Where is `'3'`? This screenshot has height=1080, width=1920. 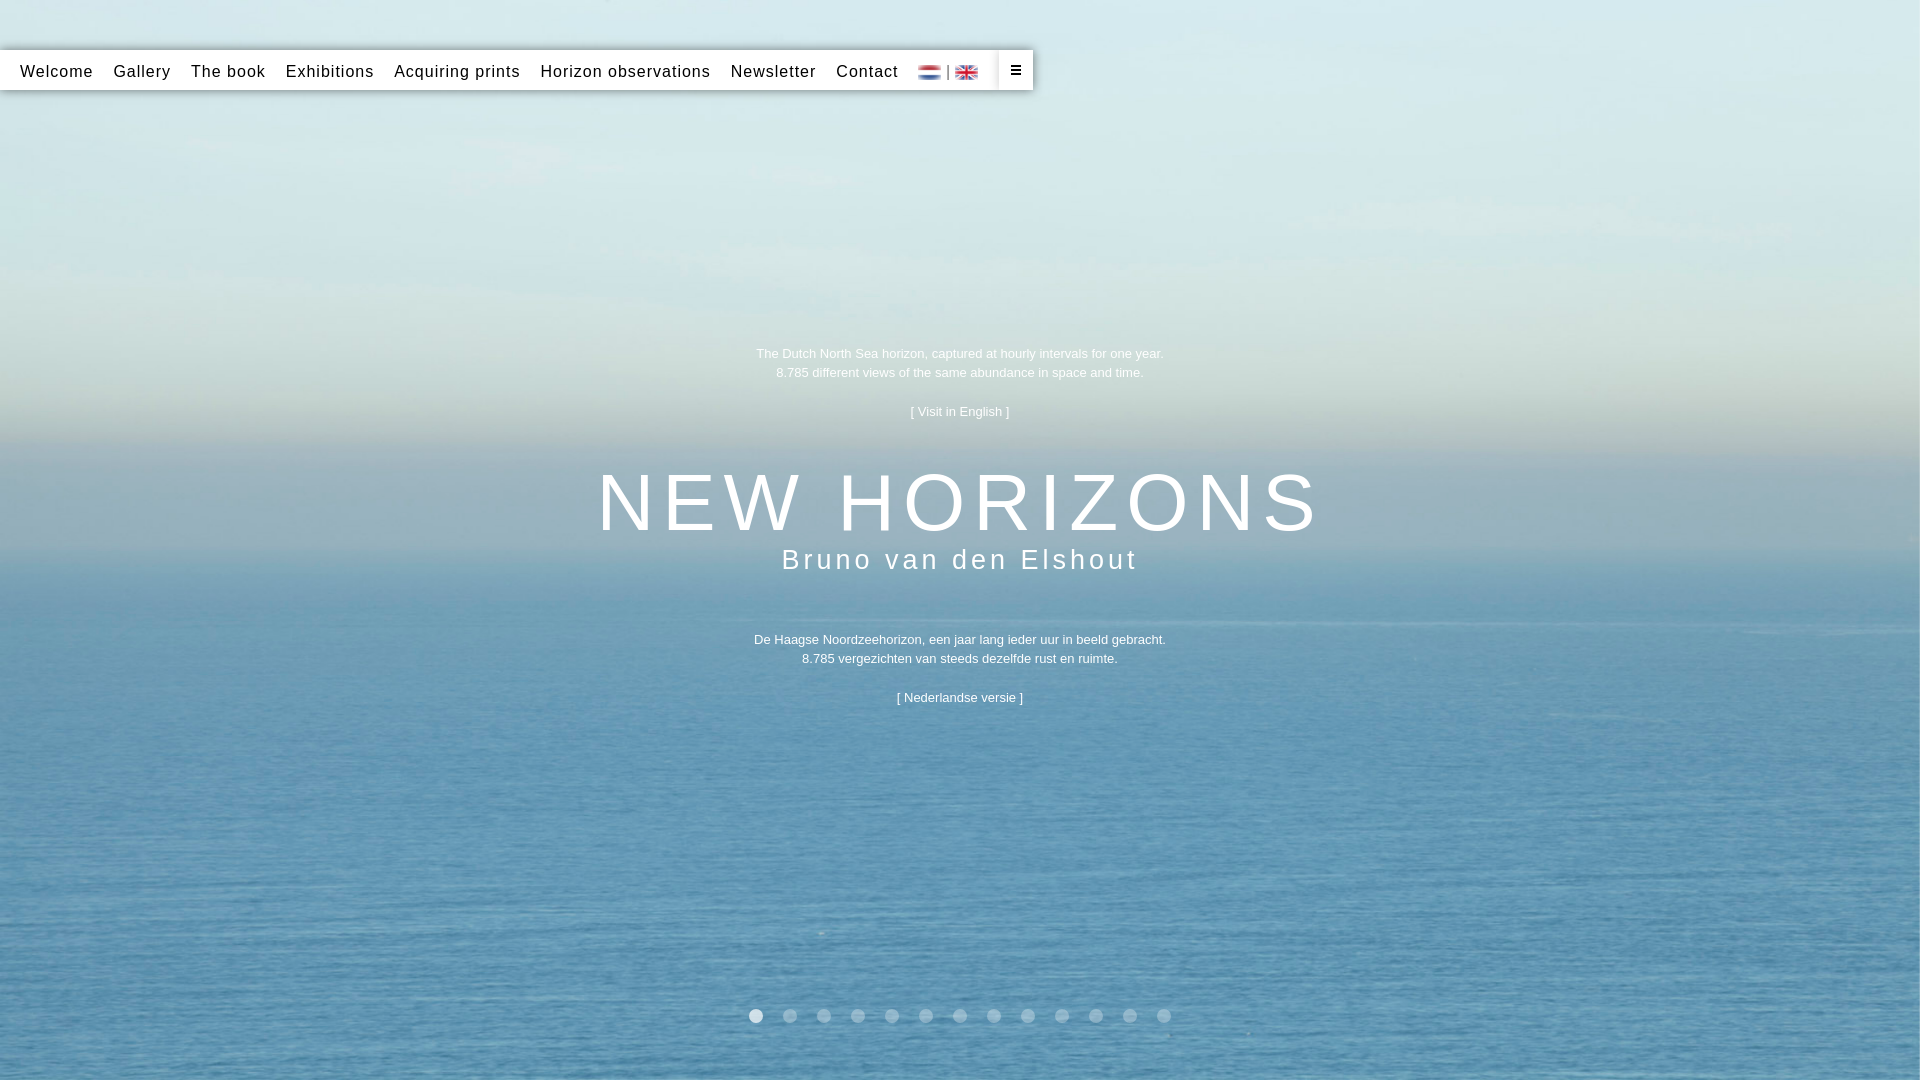 '3' is located at coordinates (824, 1015).